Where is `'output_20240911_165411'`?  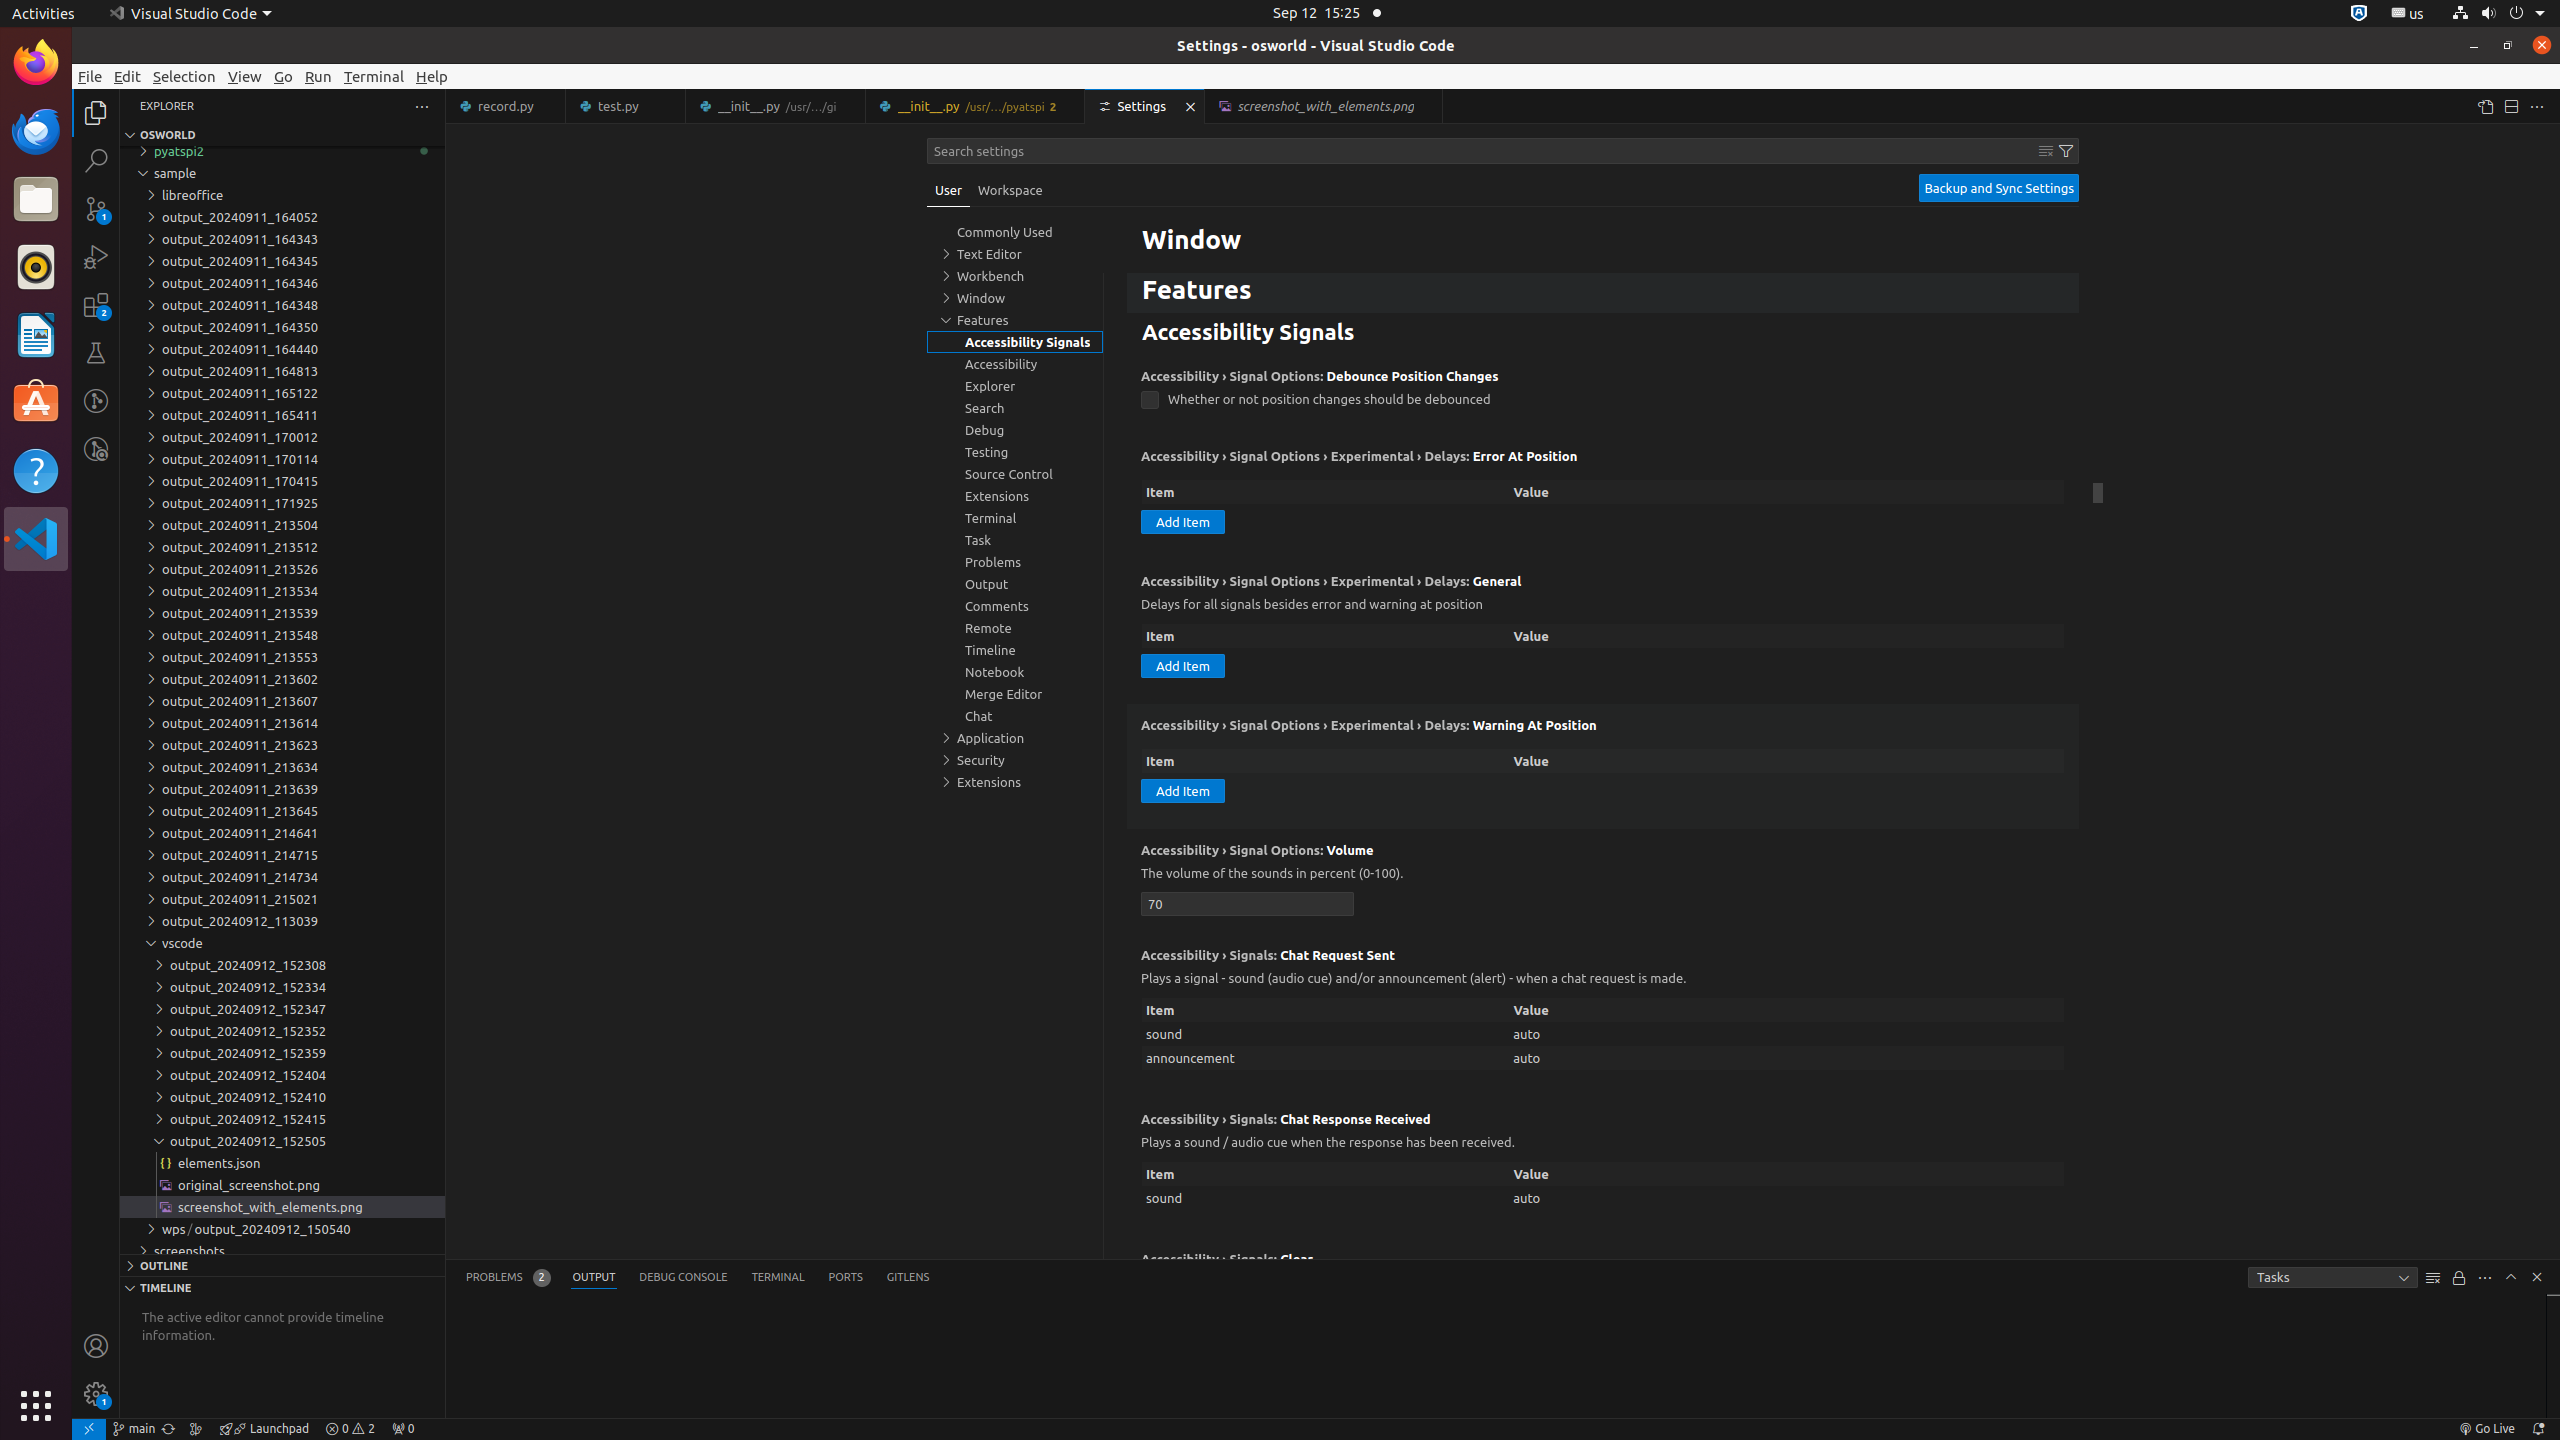 'output_20240911_165411' is located at coordinates (281, 414).